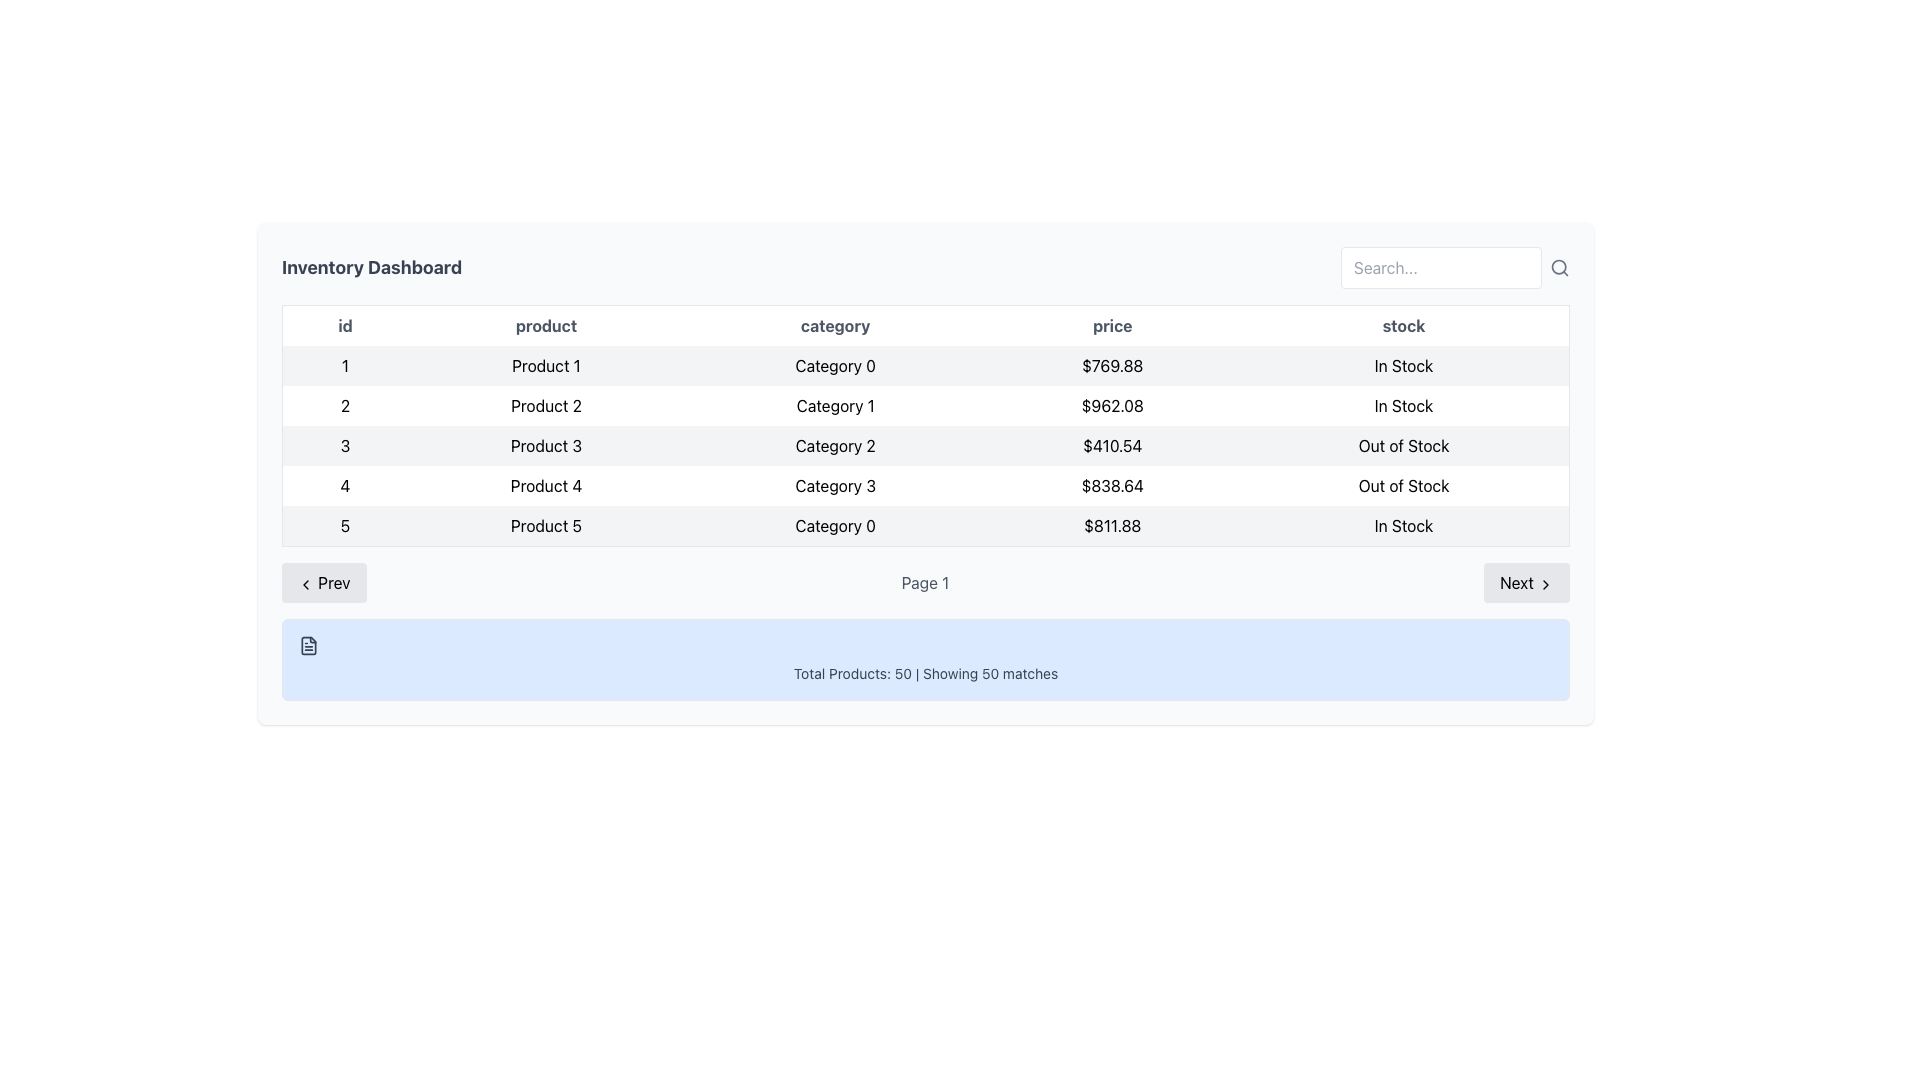  I want to click on the file icon graphic component, which is part of an SVG group within the blue background section of the interface, so click(307, 645).